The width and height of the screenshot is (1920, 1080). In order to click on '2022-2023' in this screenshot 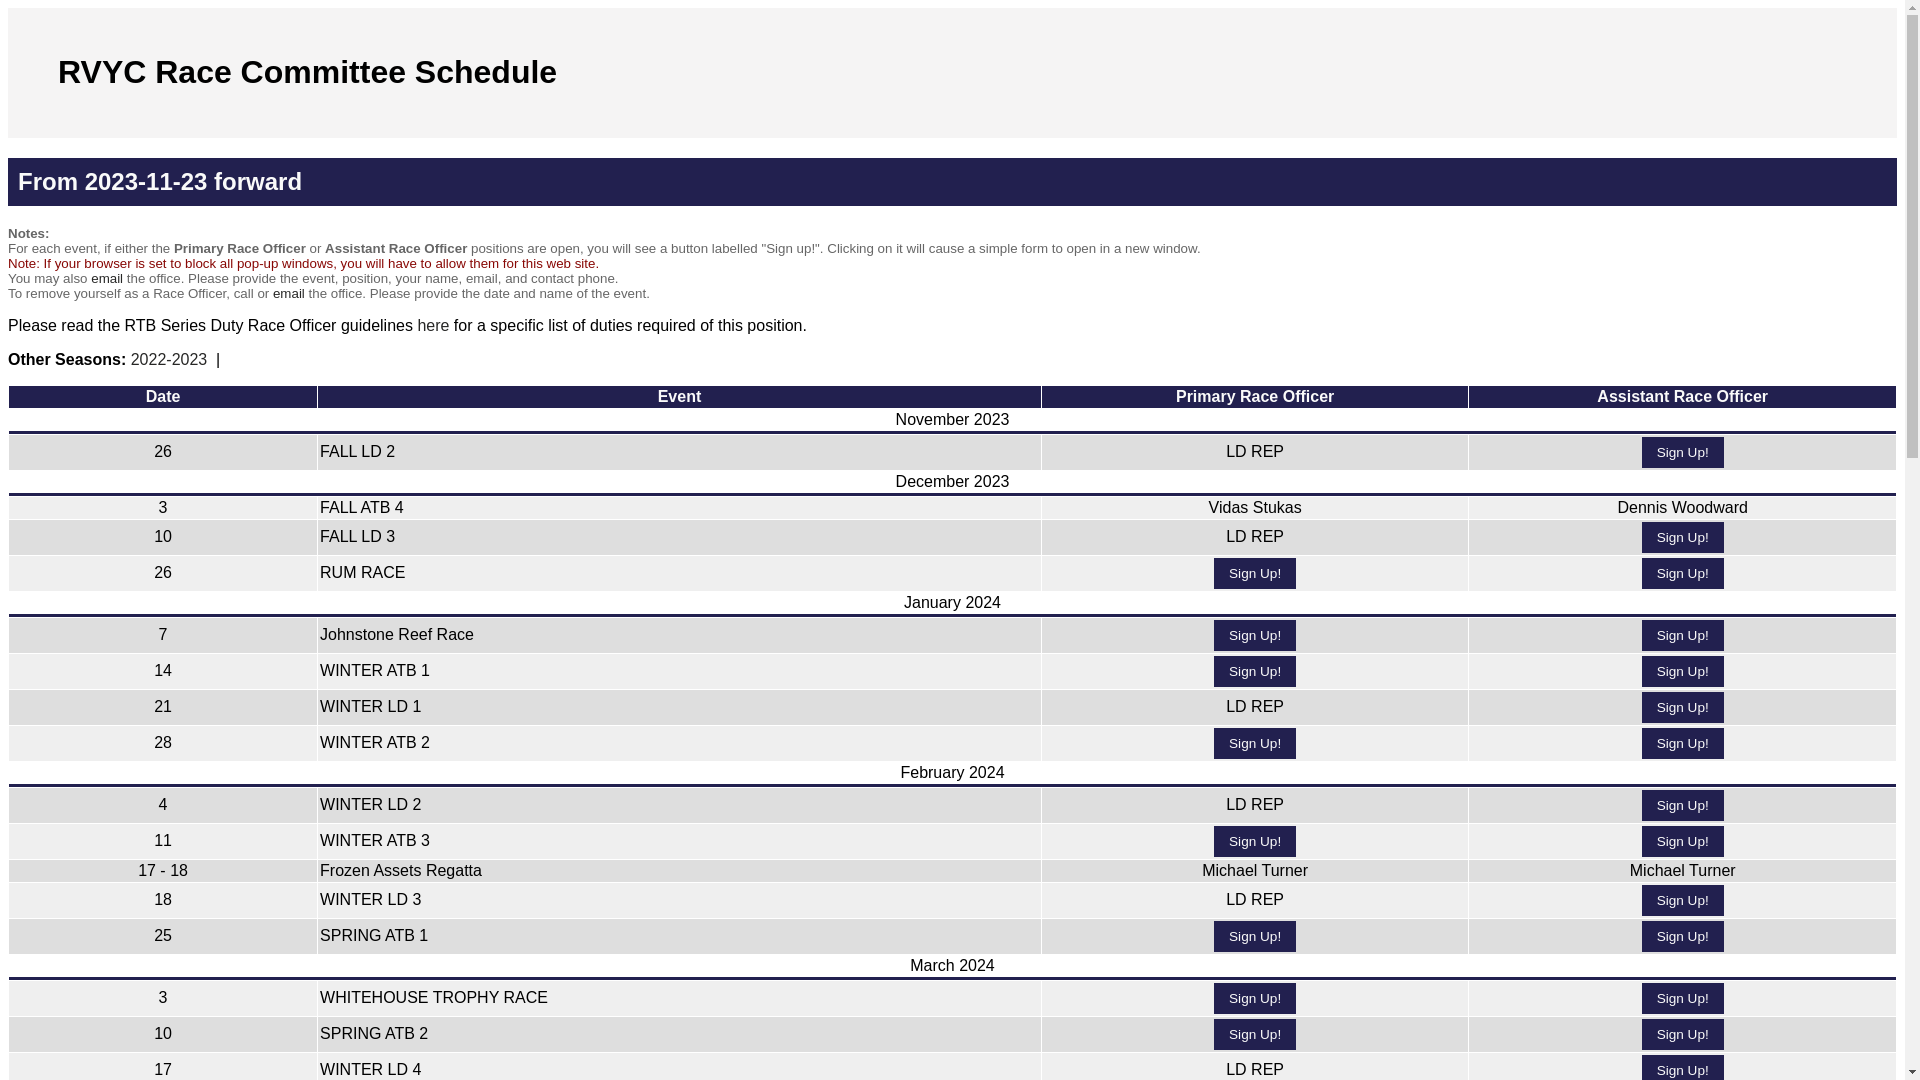, I will do `click(129, 358)`.